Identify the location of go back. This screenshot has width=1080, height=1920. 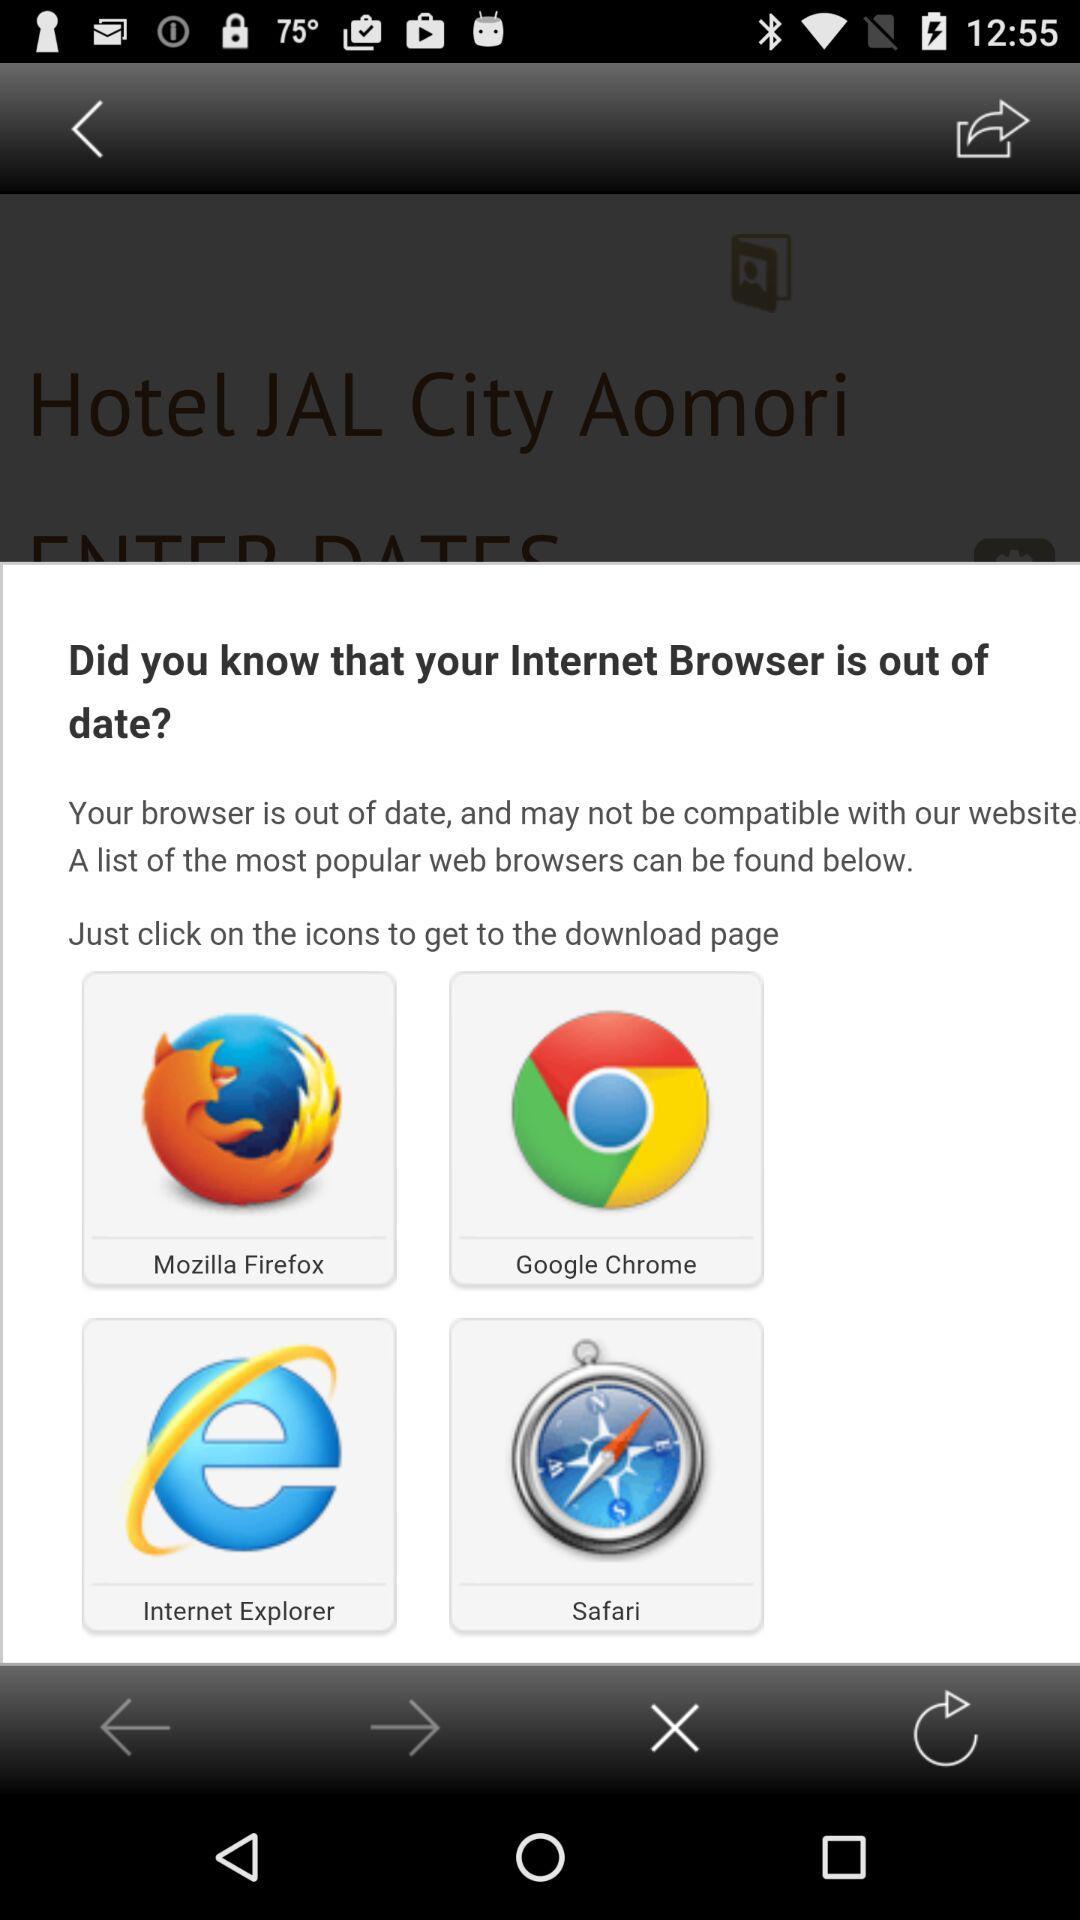
(135, 1727).